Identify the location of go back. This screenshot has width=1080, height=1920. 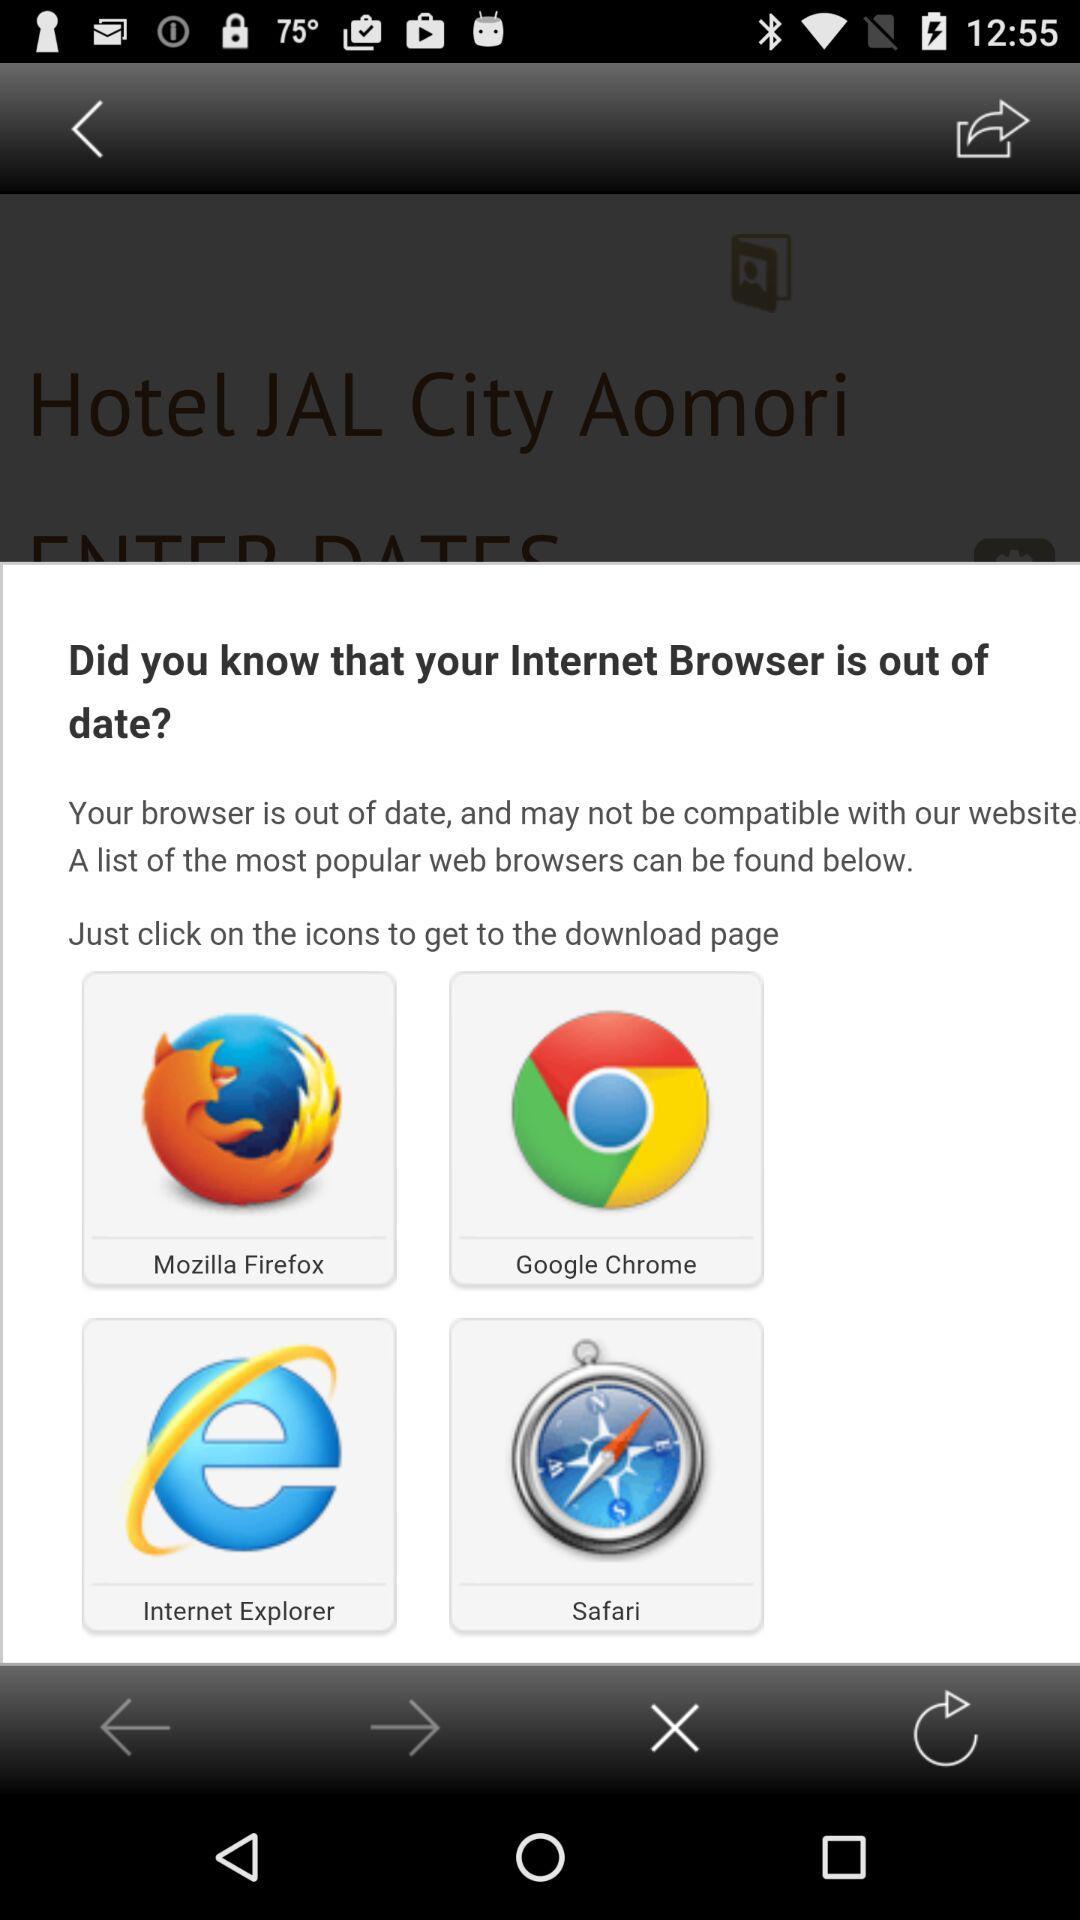
(135, 1727).